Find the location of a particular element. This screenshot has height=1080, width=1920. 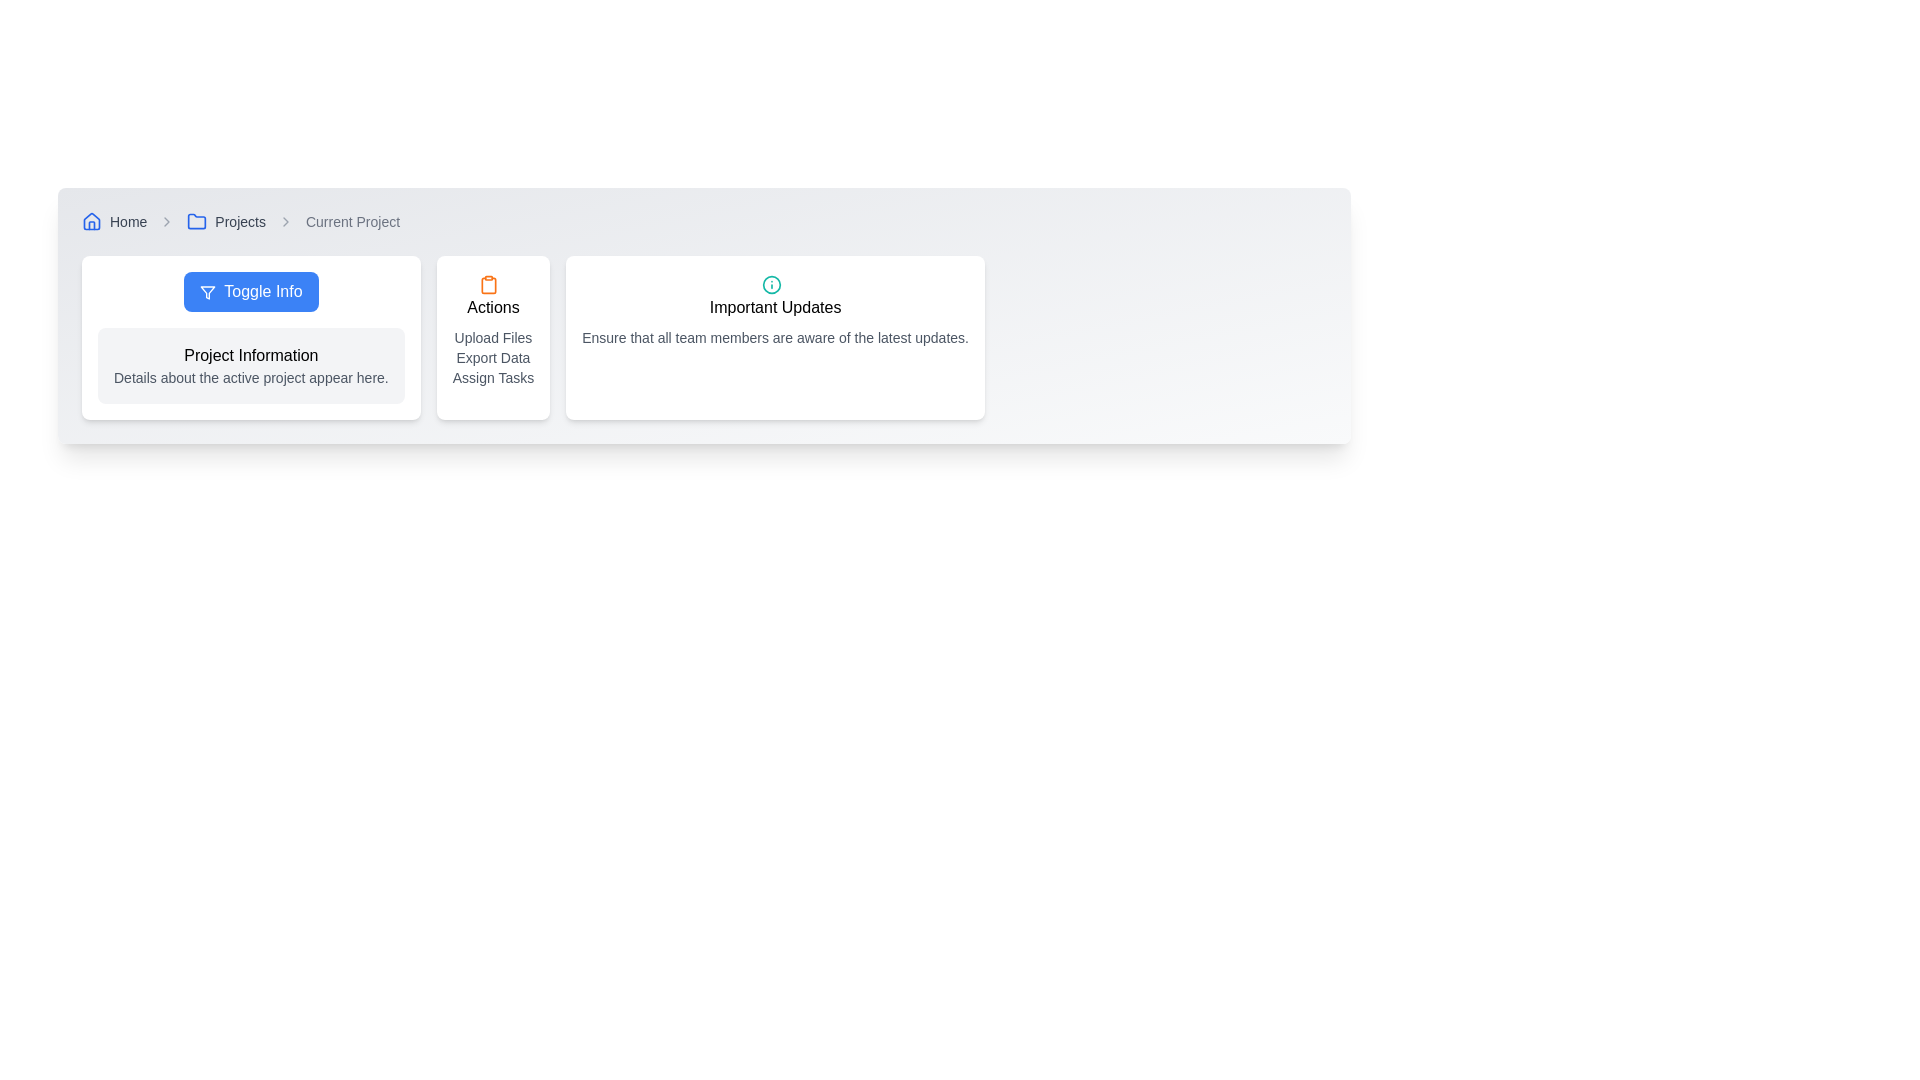

the 'Upload Files' text label, which is the first option in the vertical list of actions under the 'Actions' section is located at coordinates (493, 337).